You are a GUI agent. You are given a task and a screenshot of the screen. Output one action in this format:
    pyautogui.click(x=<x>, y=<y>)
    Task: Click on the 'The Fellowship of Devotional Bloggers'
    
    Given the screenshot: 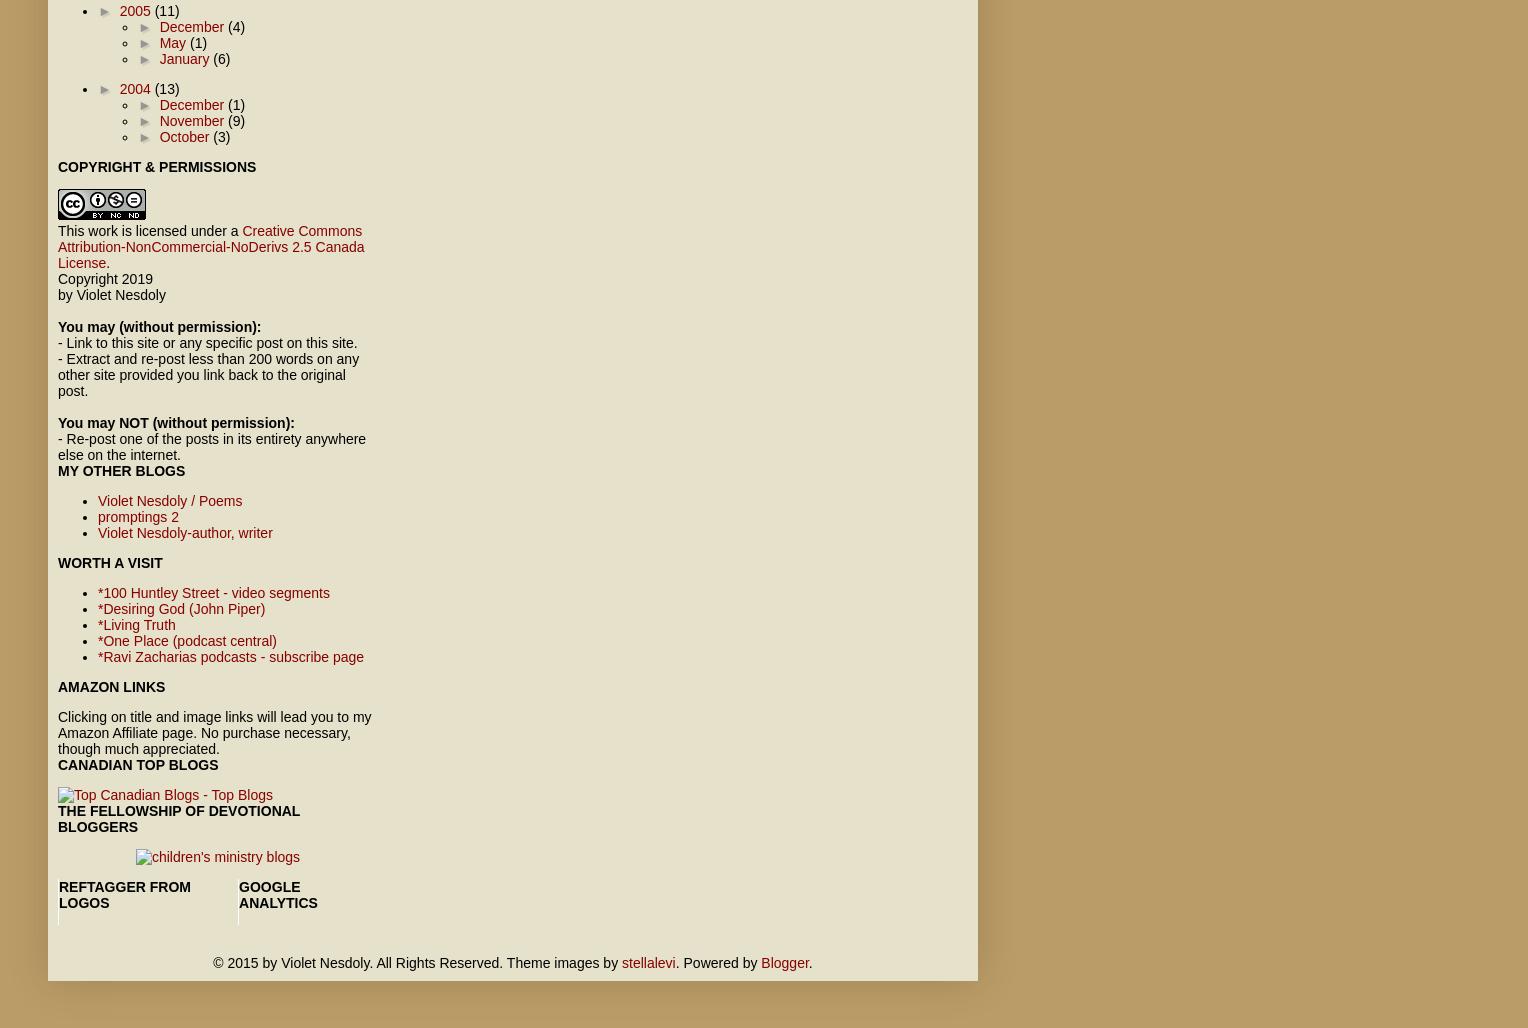 What is the action you would take?
    pyautogui.click(x=178, y=819)
    